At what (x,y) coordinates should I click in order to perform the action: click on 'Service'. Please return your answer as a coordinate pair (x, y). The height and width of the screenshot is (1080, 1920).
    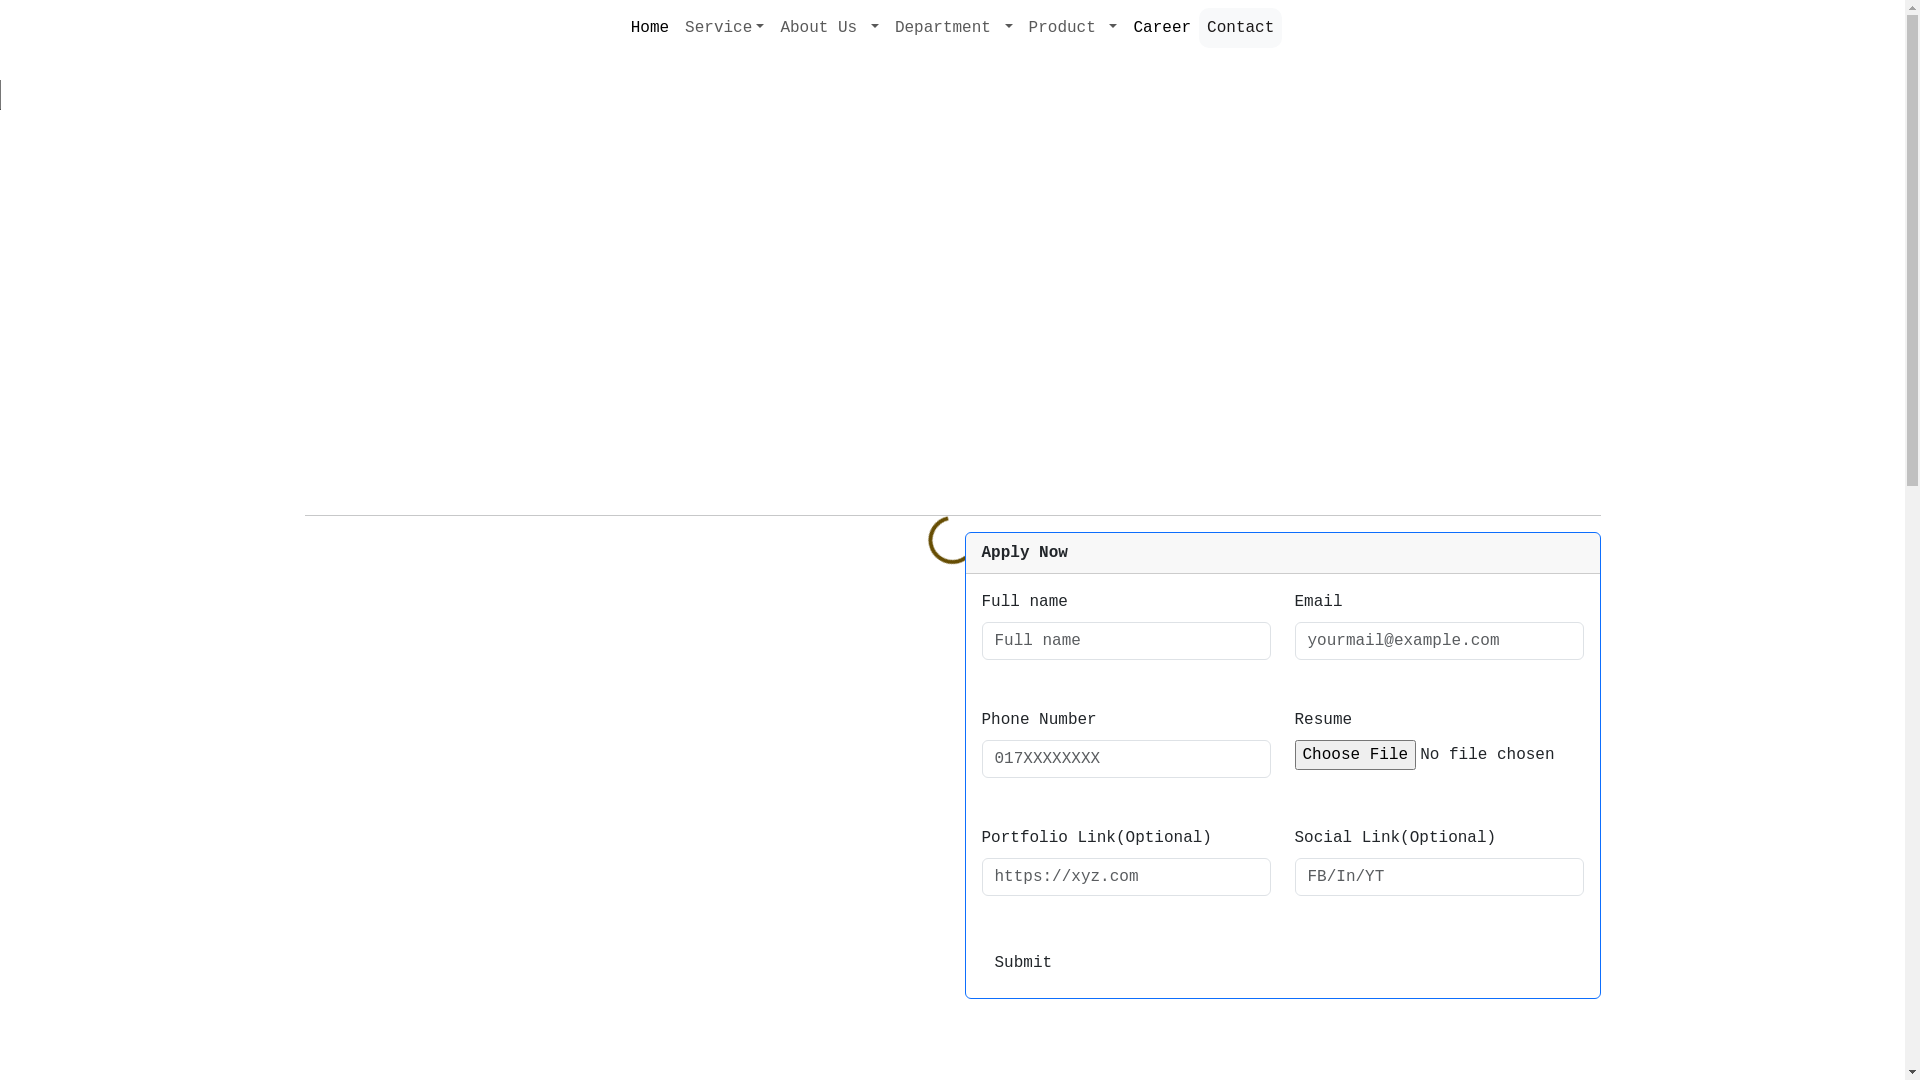
    Looking at the image, I should click on (723, 27).